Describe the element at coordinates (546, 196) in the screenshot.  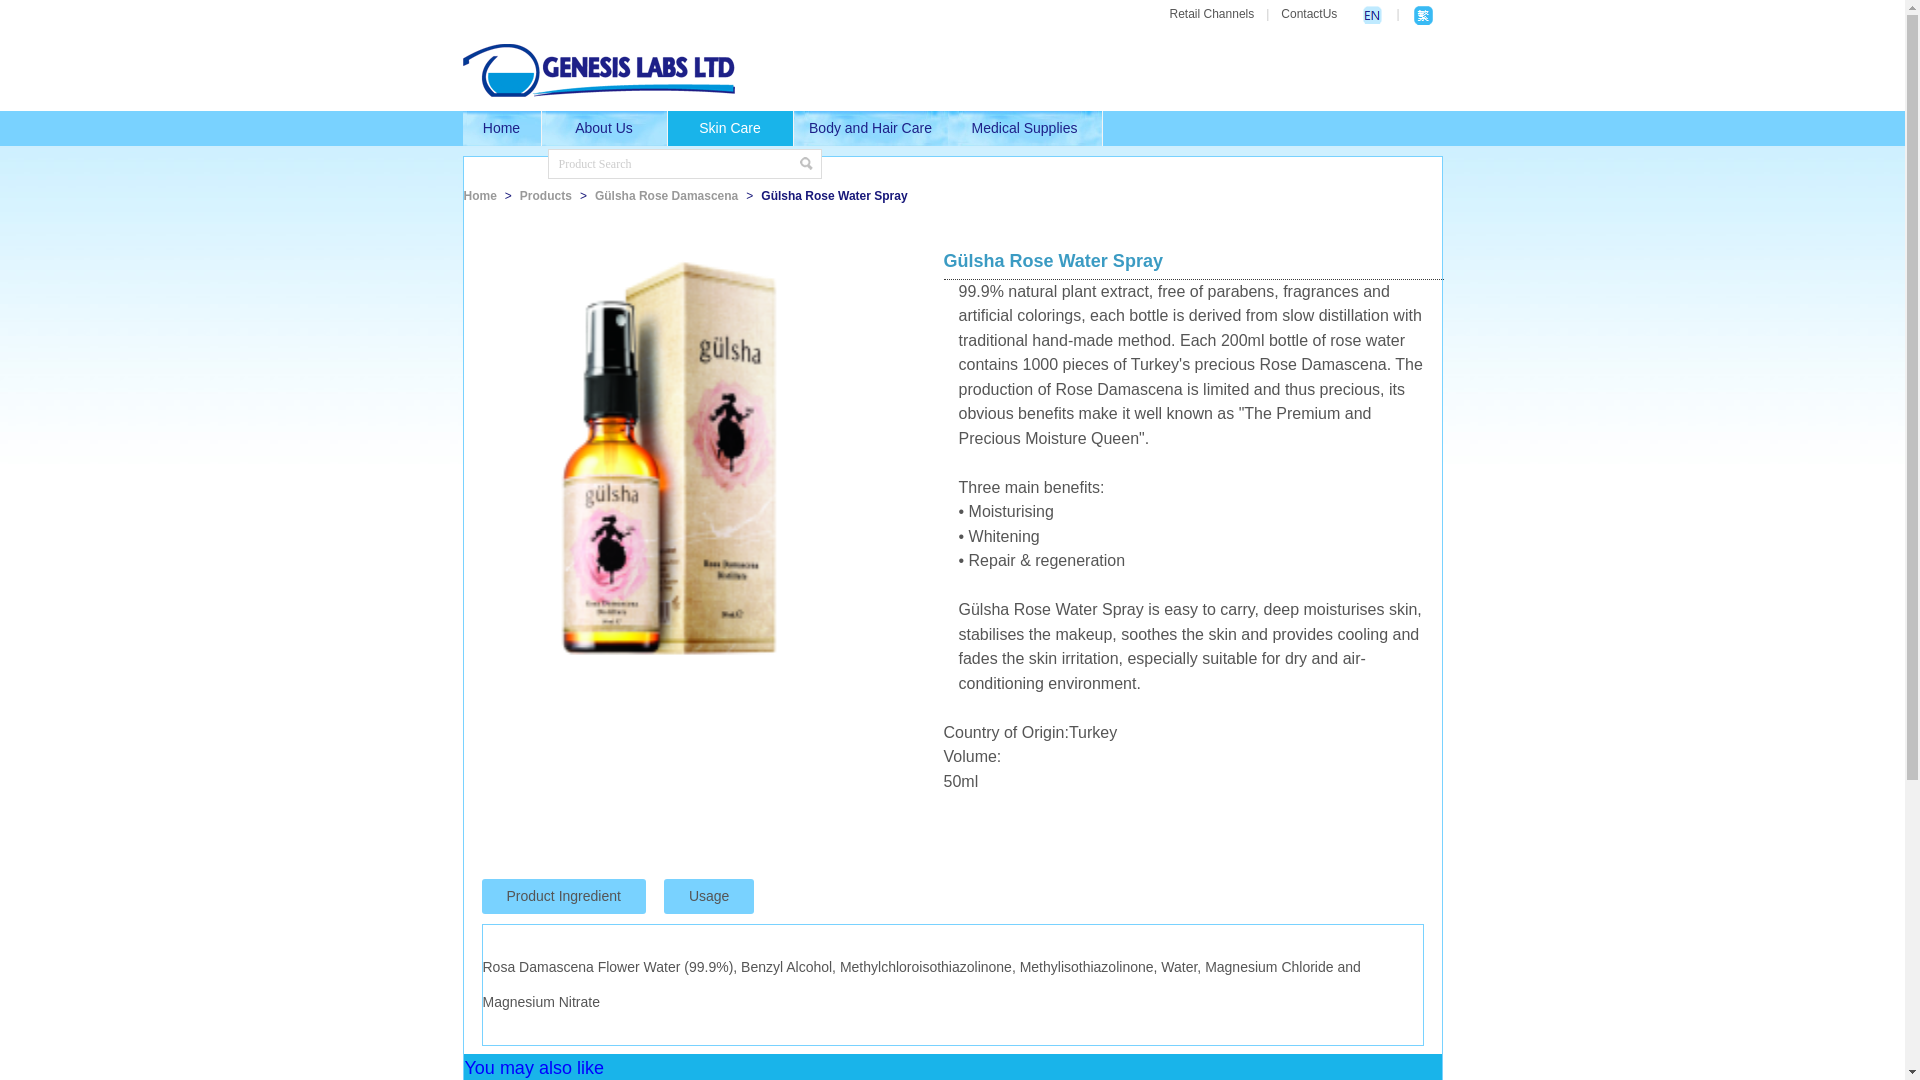
I see `'Products'` at that location.